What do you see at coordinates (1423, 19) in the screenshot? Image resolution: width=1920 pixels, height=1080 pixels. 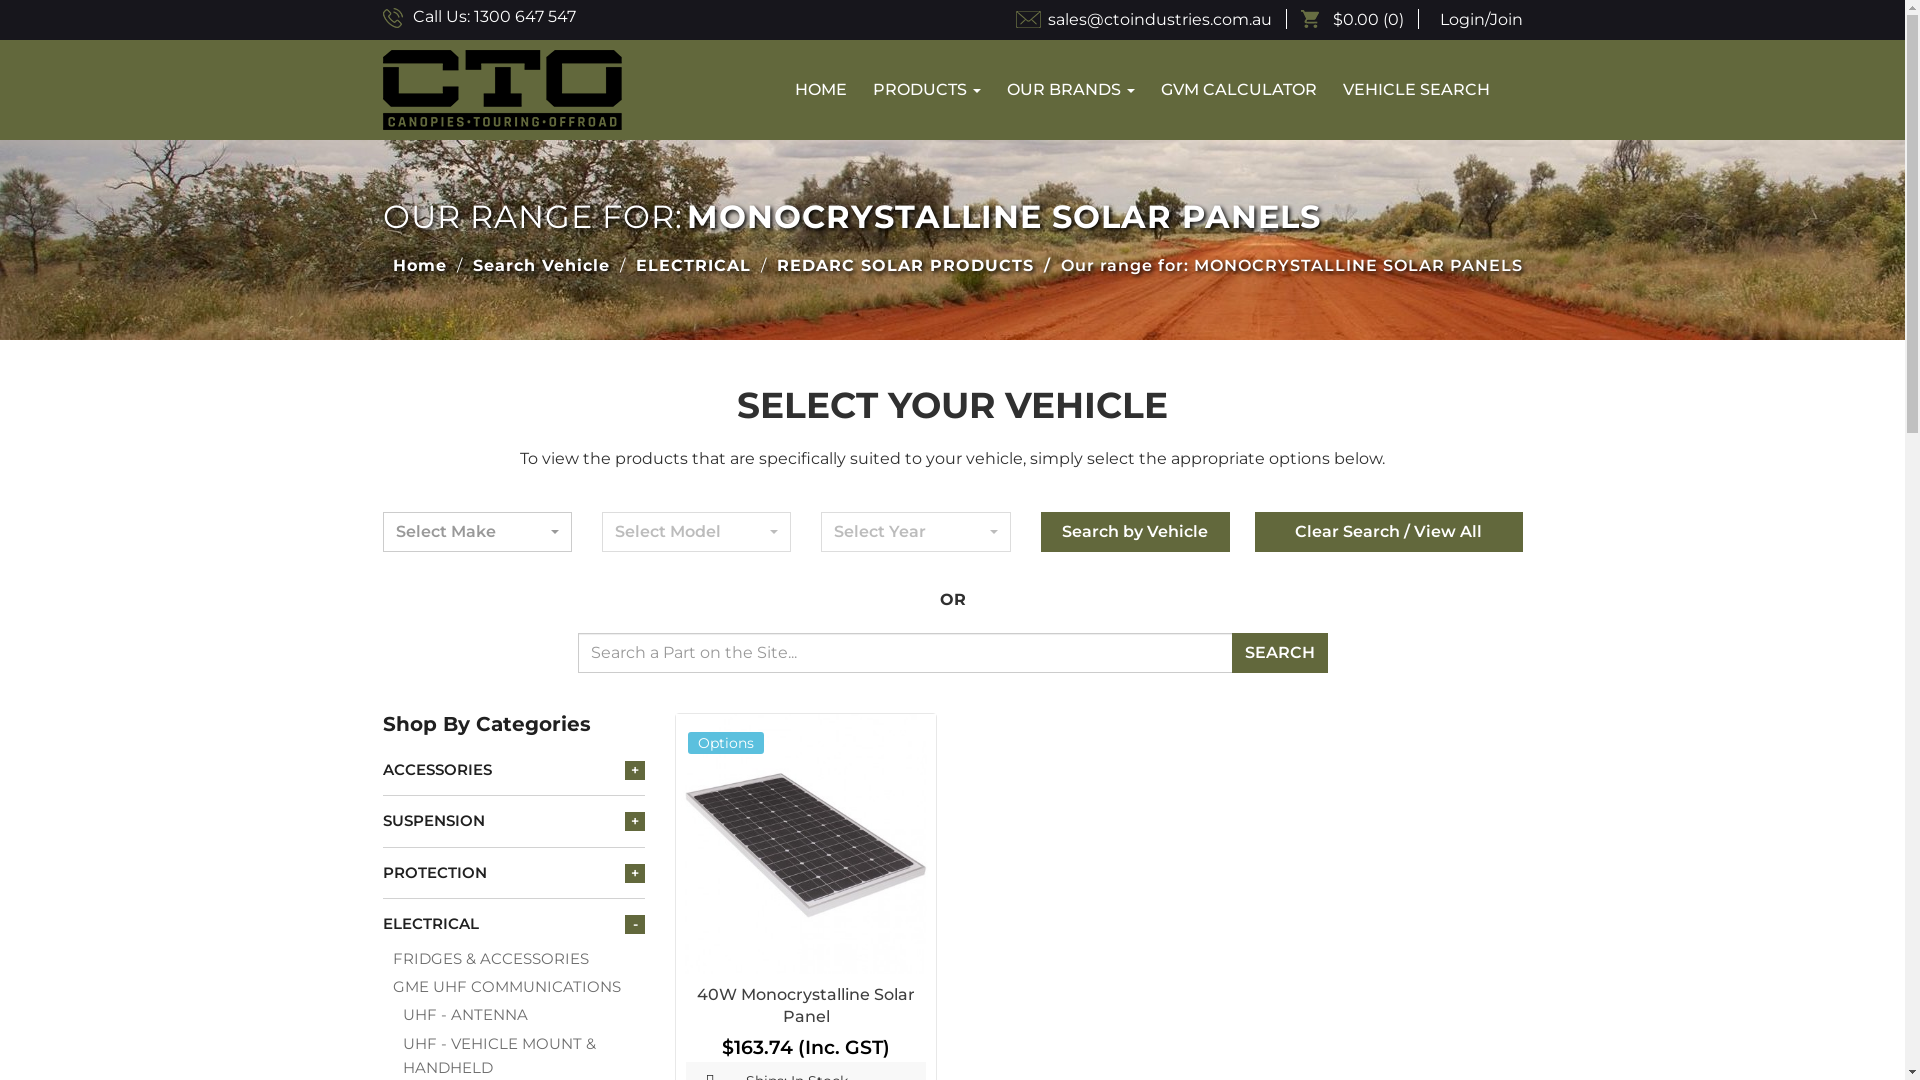 I see `'Login/Join'` at bounding box center [1423, 19].